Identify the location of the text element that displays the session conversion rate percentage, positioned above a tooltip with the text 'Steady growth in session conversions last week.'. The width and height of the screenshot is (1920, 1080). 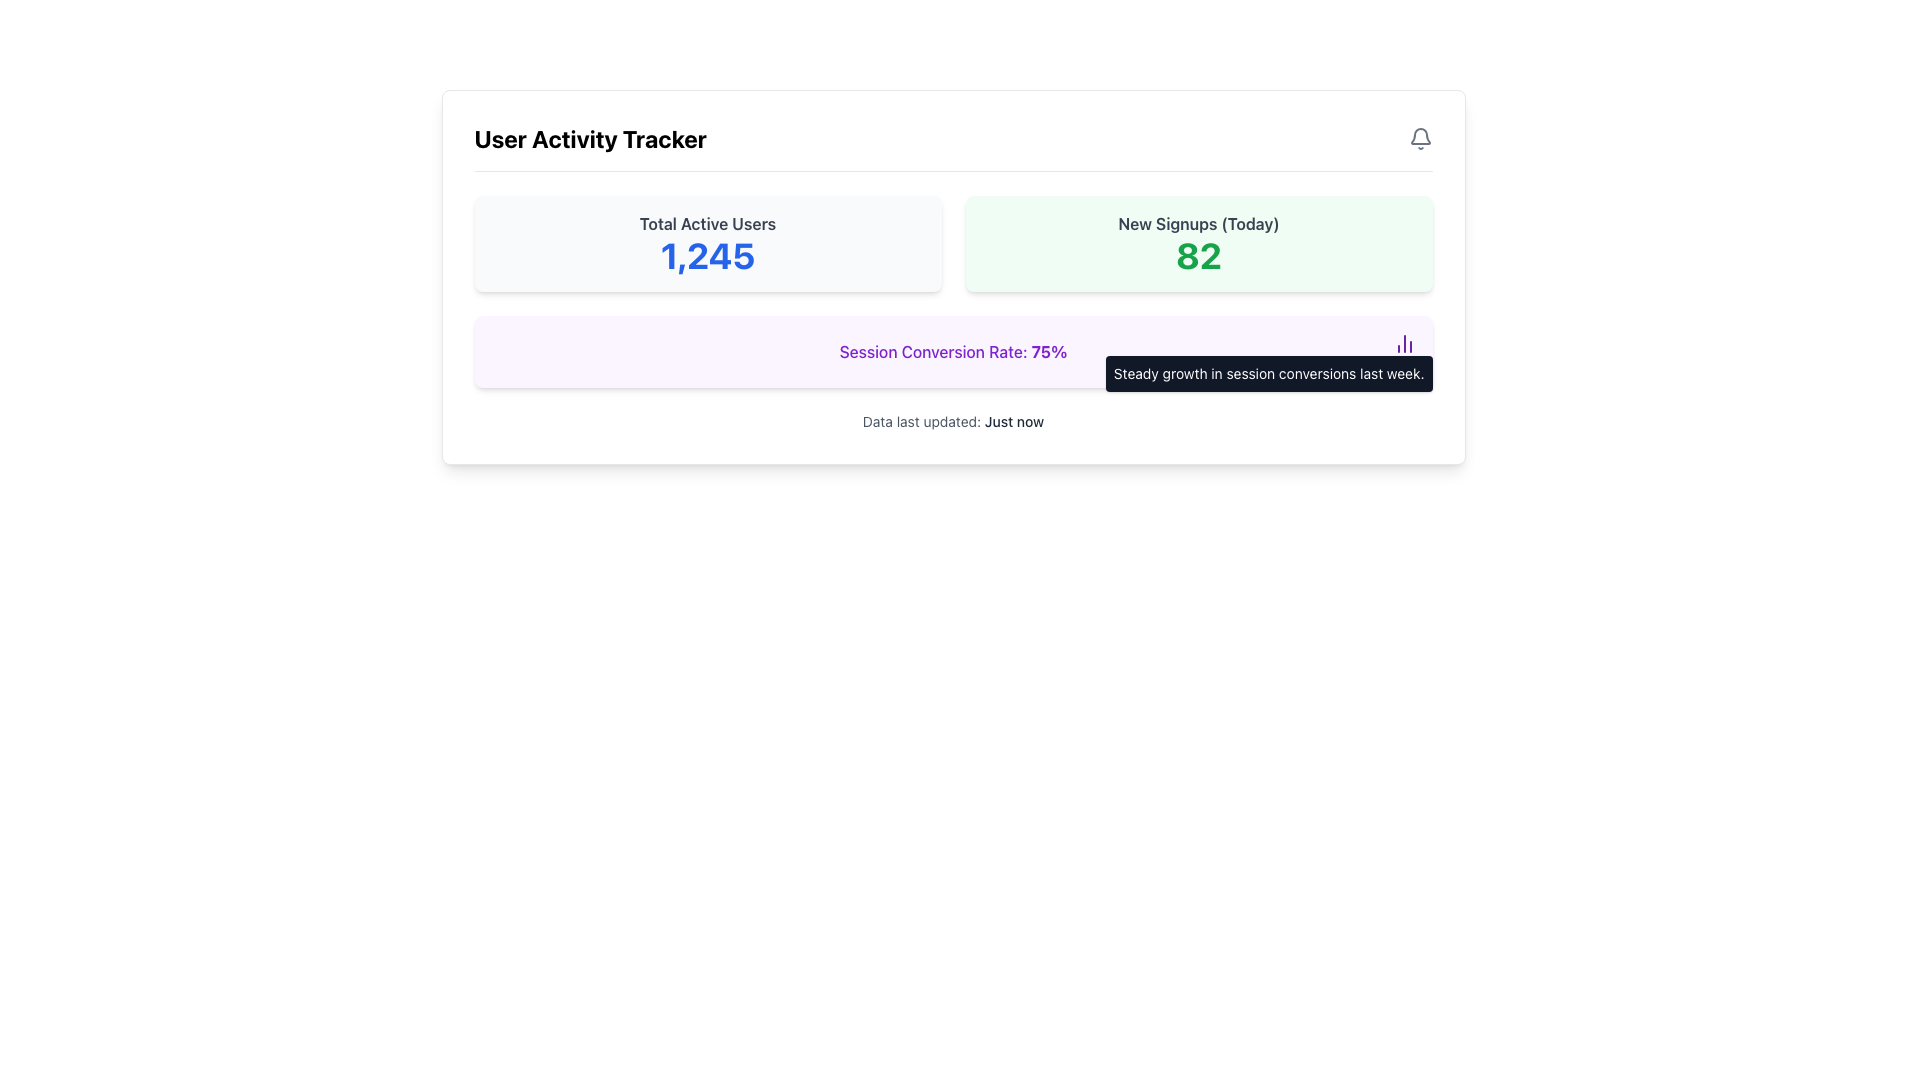
(952, 350).